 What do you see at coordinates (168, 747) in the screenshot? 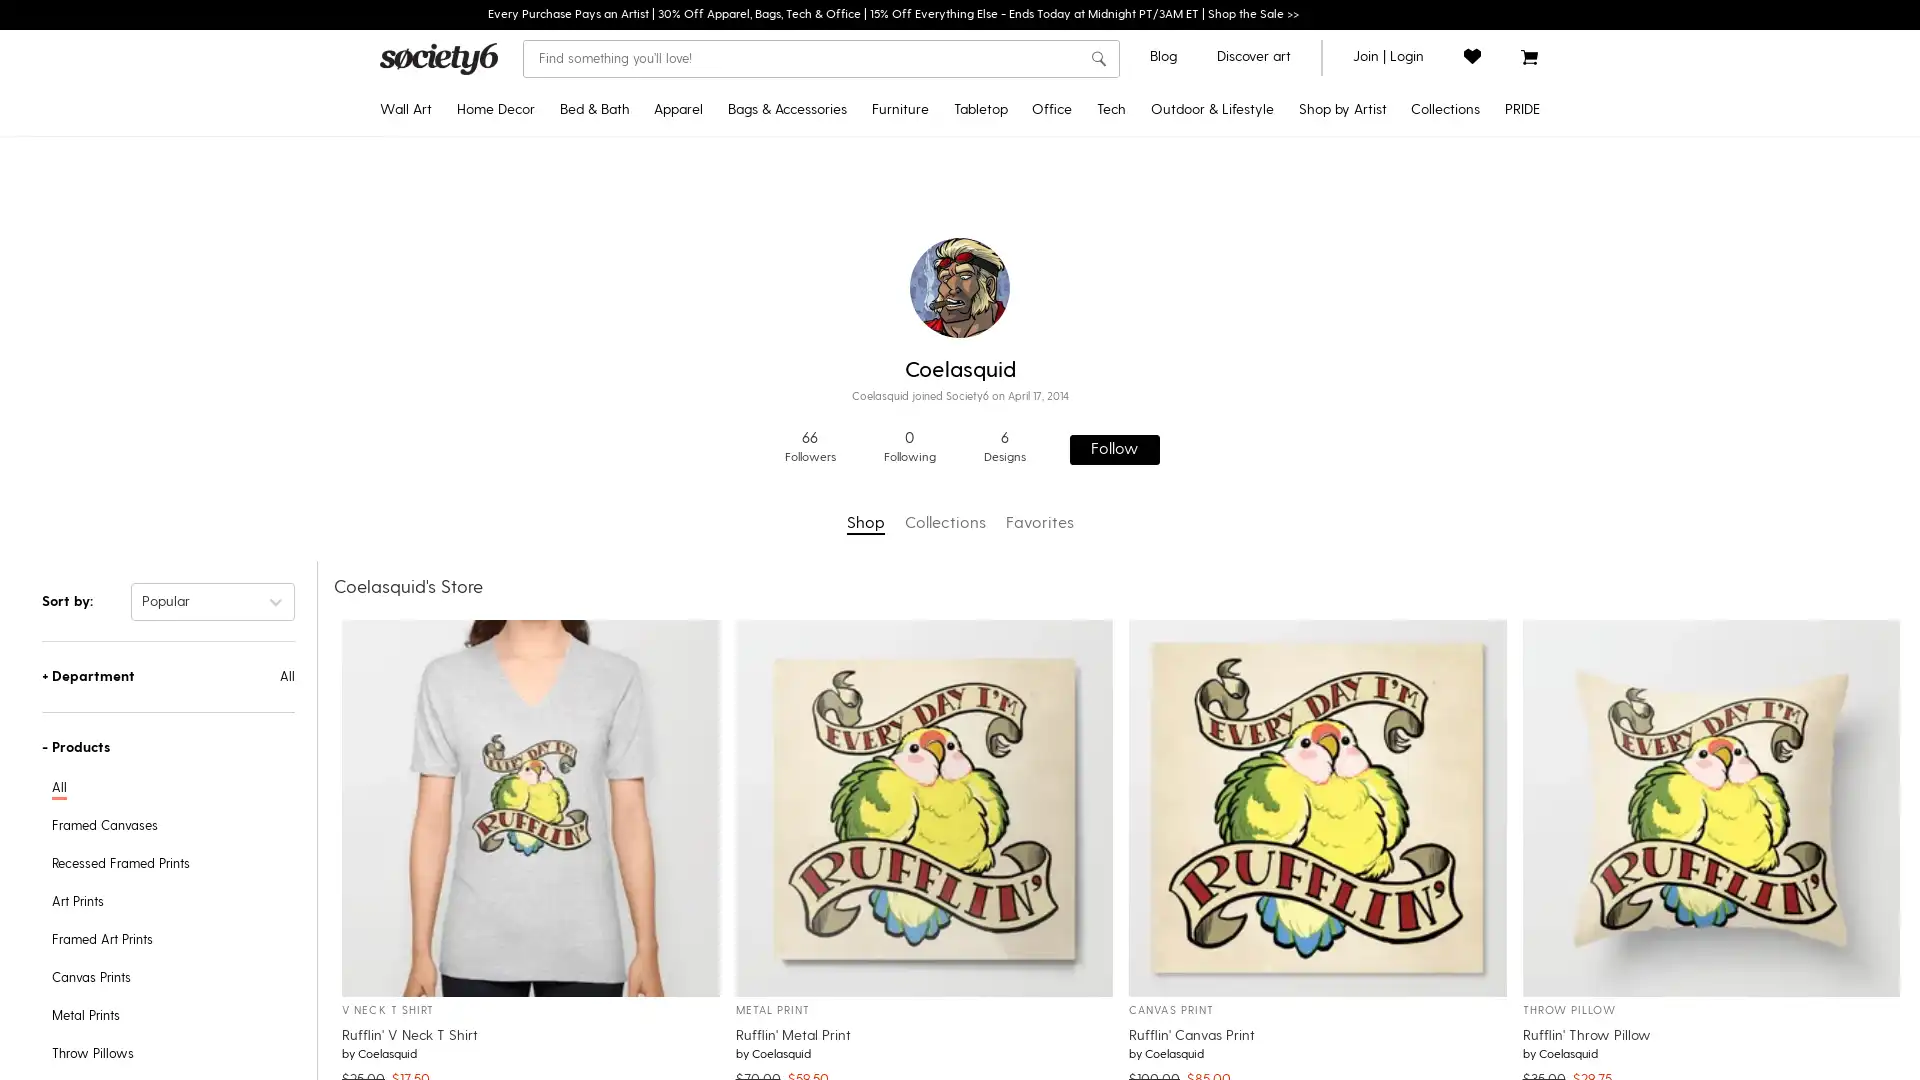
I see `-Products` at bounding box center [168, 747].